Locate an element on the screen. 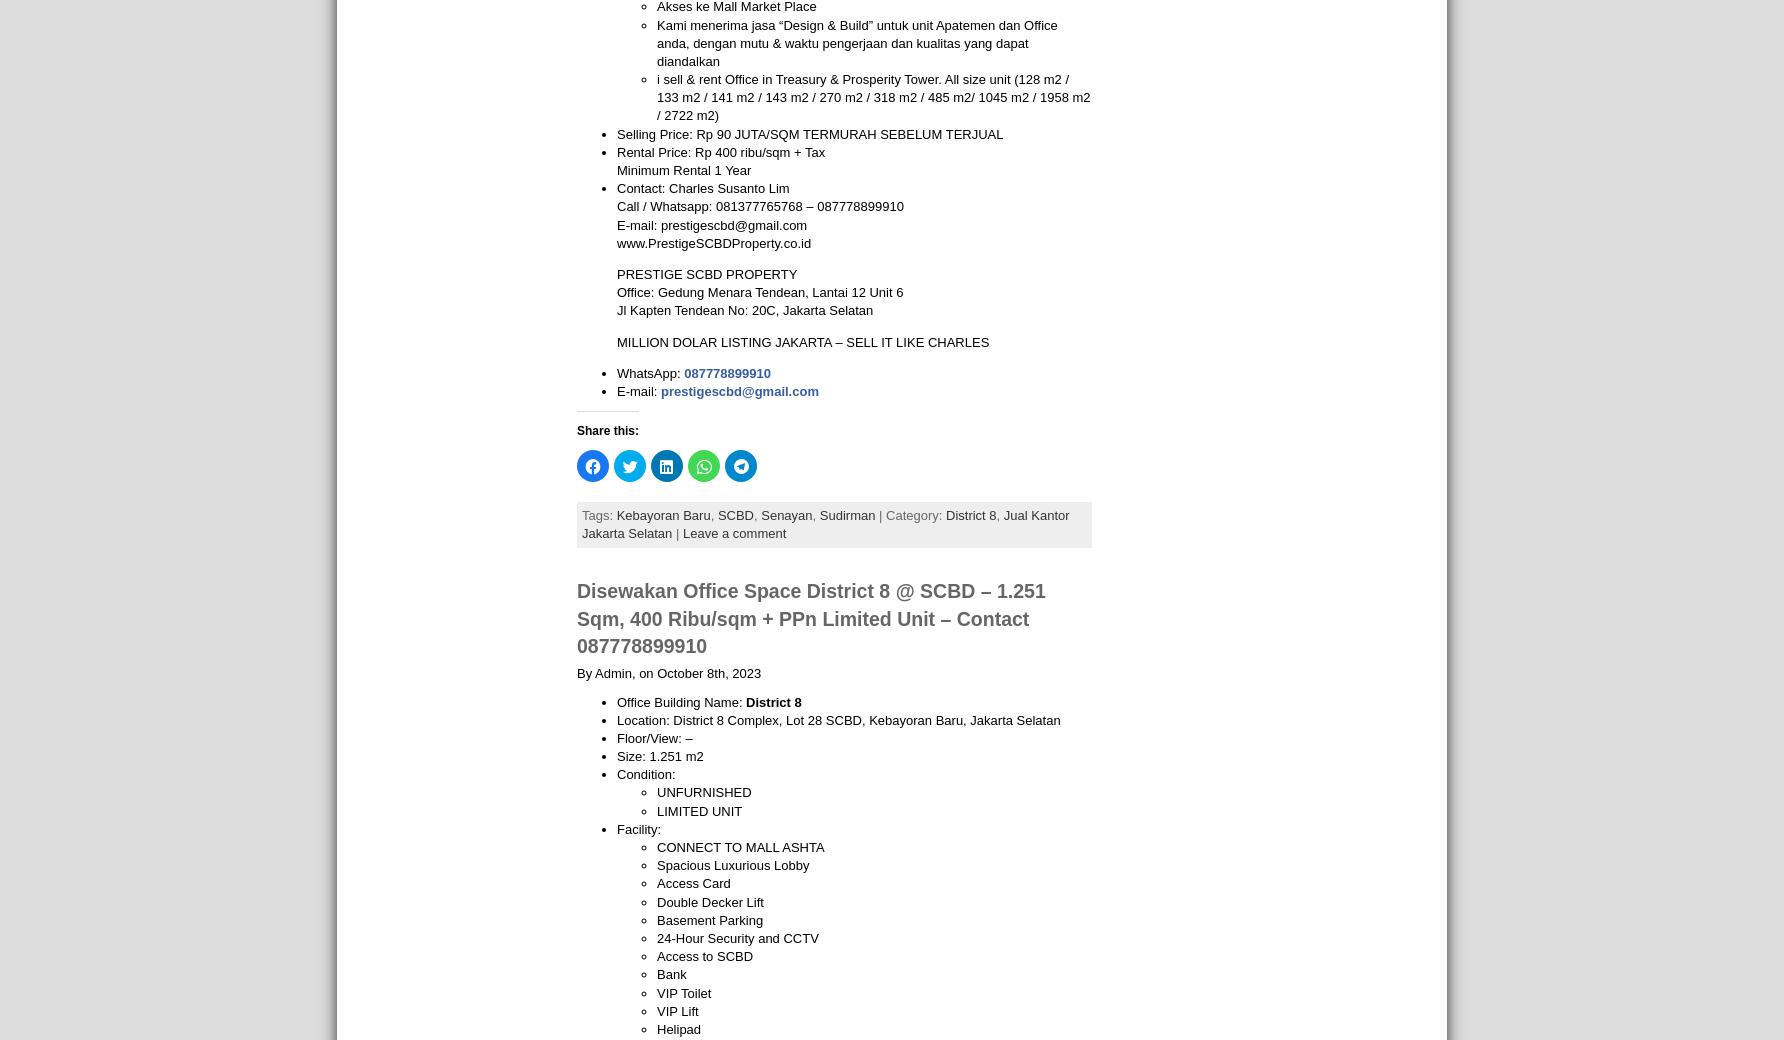  'Spacious Luxurious Lobby' is located at coordinates (733, 864).